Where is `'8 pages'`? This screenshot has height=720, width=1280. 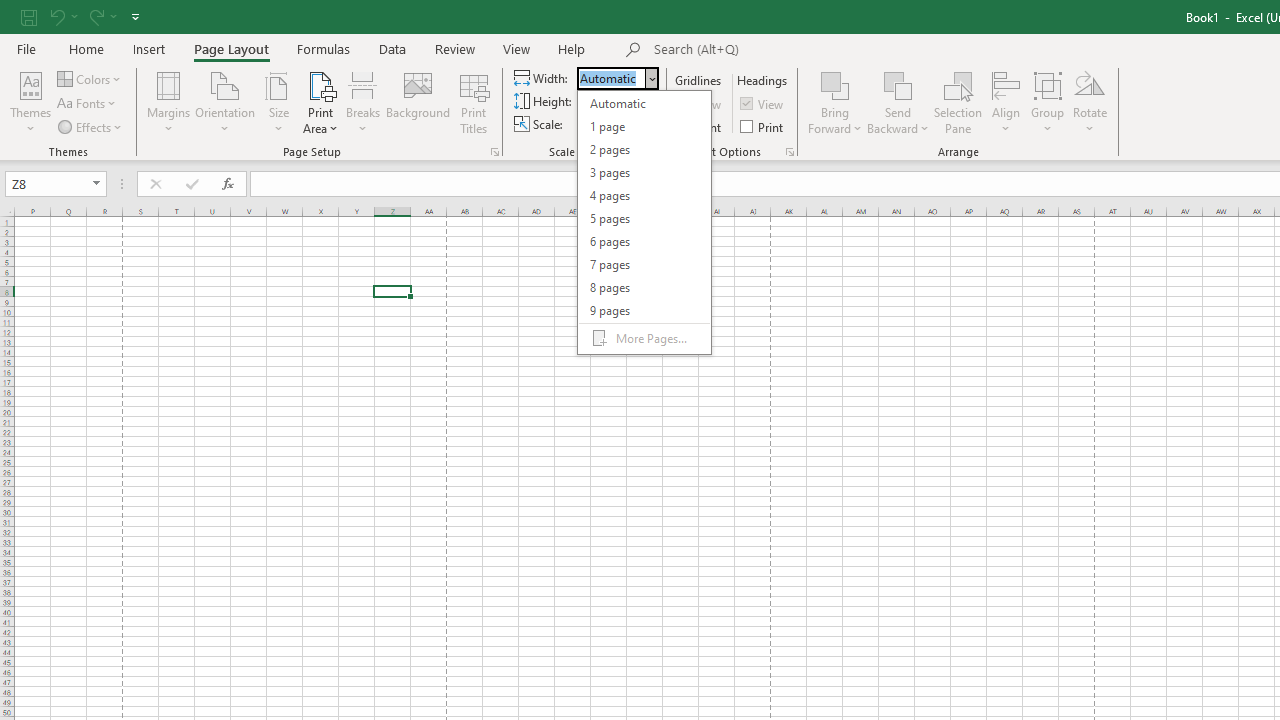
'8 pages' is located at coordinates (644, 287).